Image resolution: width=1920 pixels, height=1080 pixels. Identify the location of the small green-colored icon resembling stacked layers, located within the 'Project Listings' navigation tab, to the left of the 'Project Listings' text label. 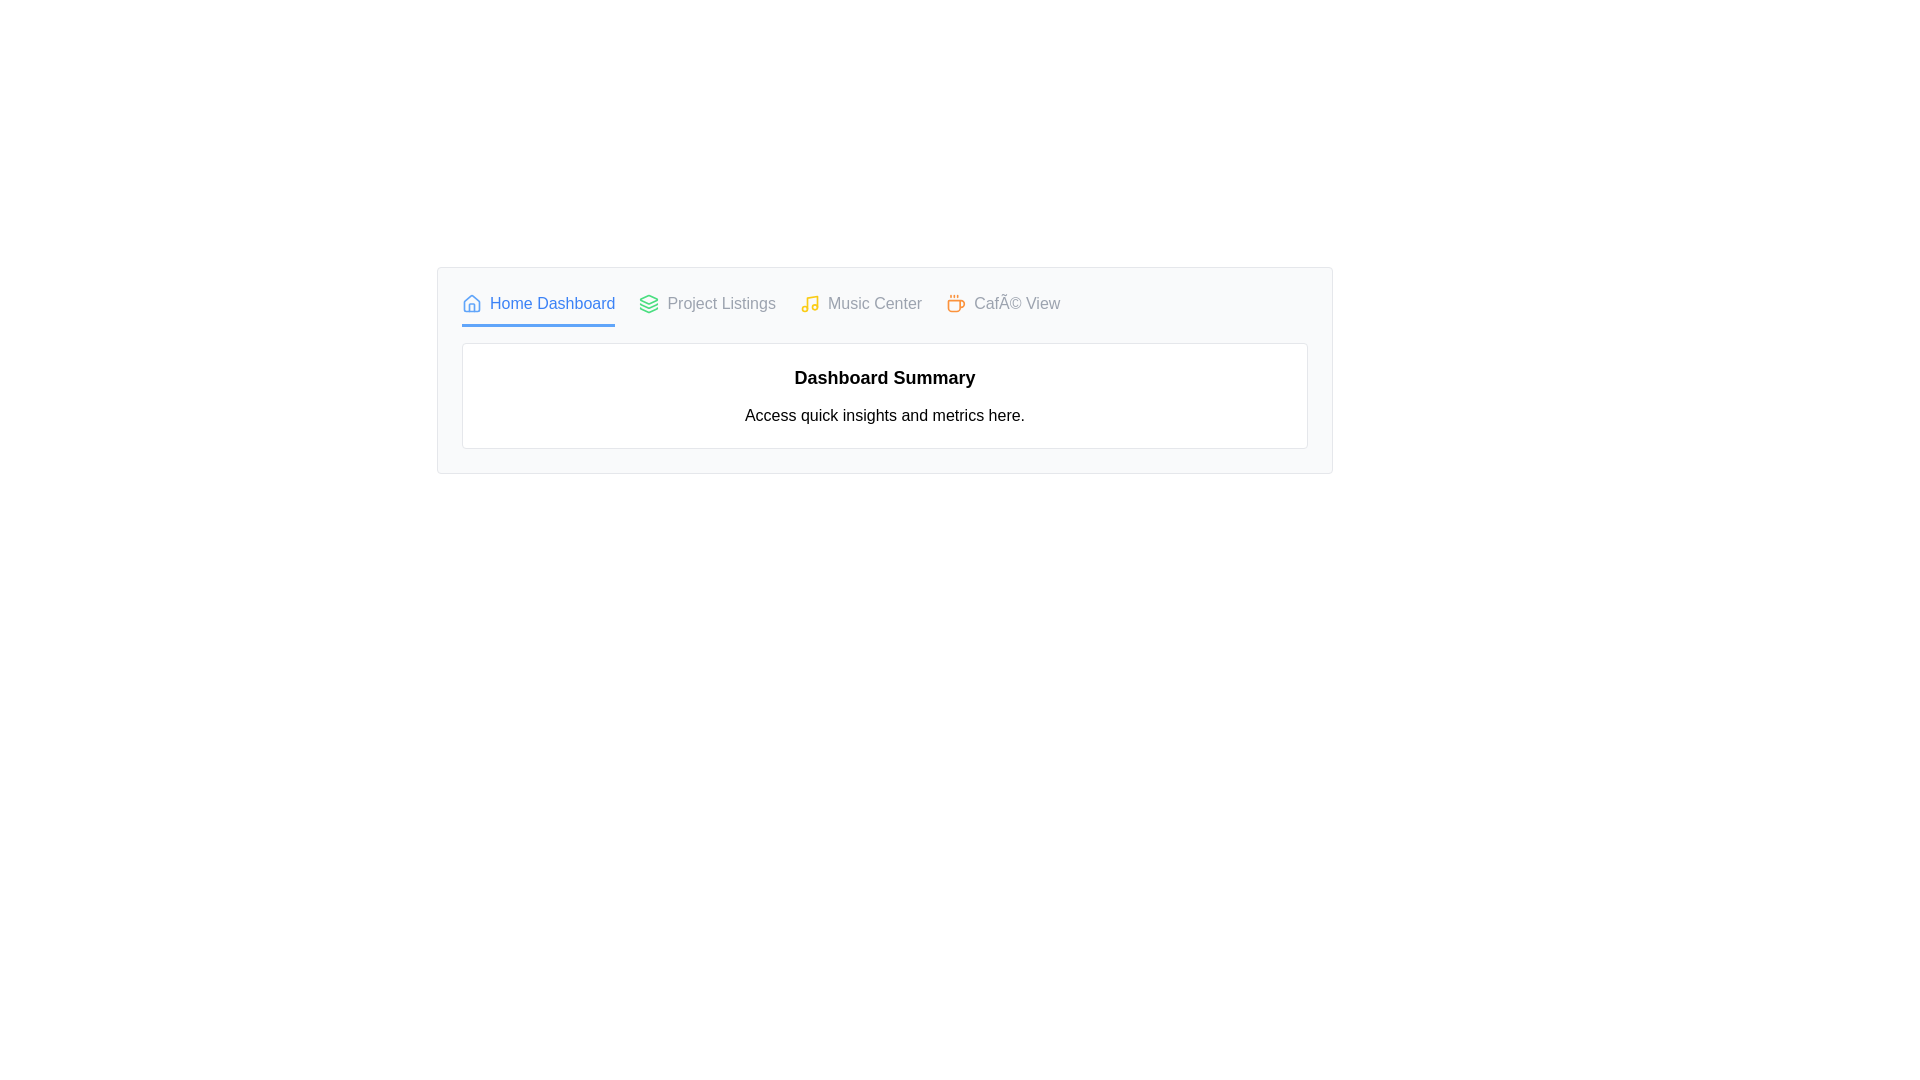
(649, 304).